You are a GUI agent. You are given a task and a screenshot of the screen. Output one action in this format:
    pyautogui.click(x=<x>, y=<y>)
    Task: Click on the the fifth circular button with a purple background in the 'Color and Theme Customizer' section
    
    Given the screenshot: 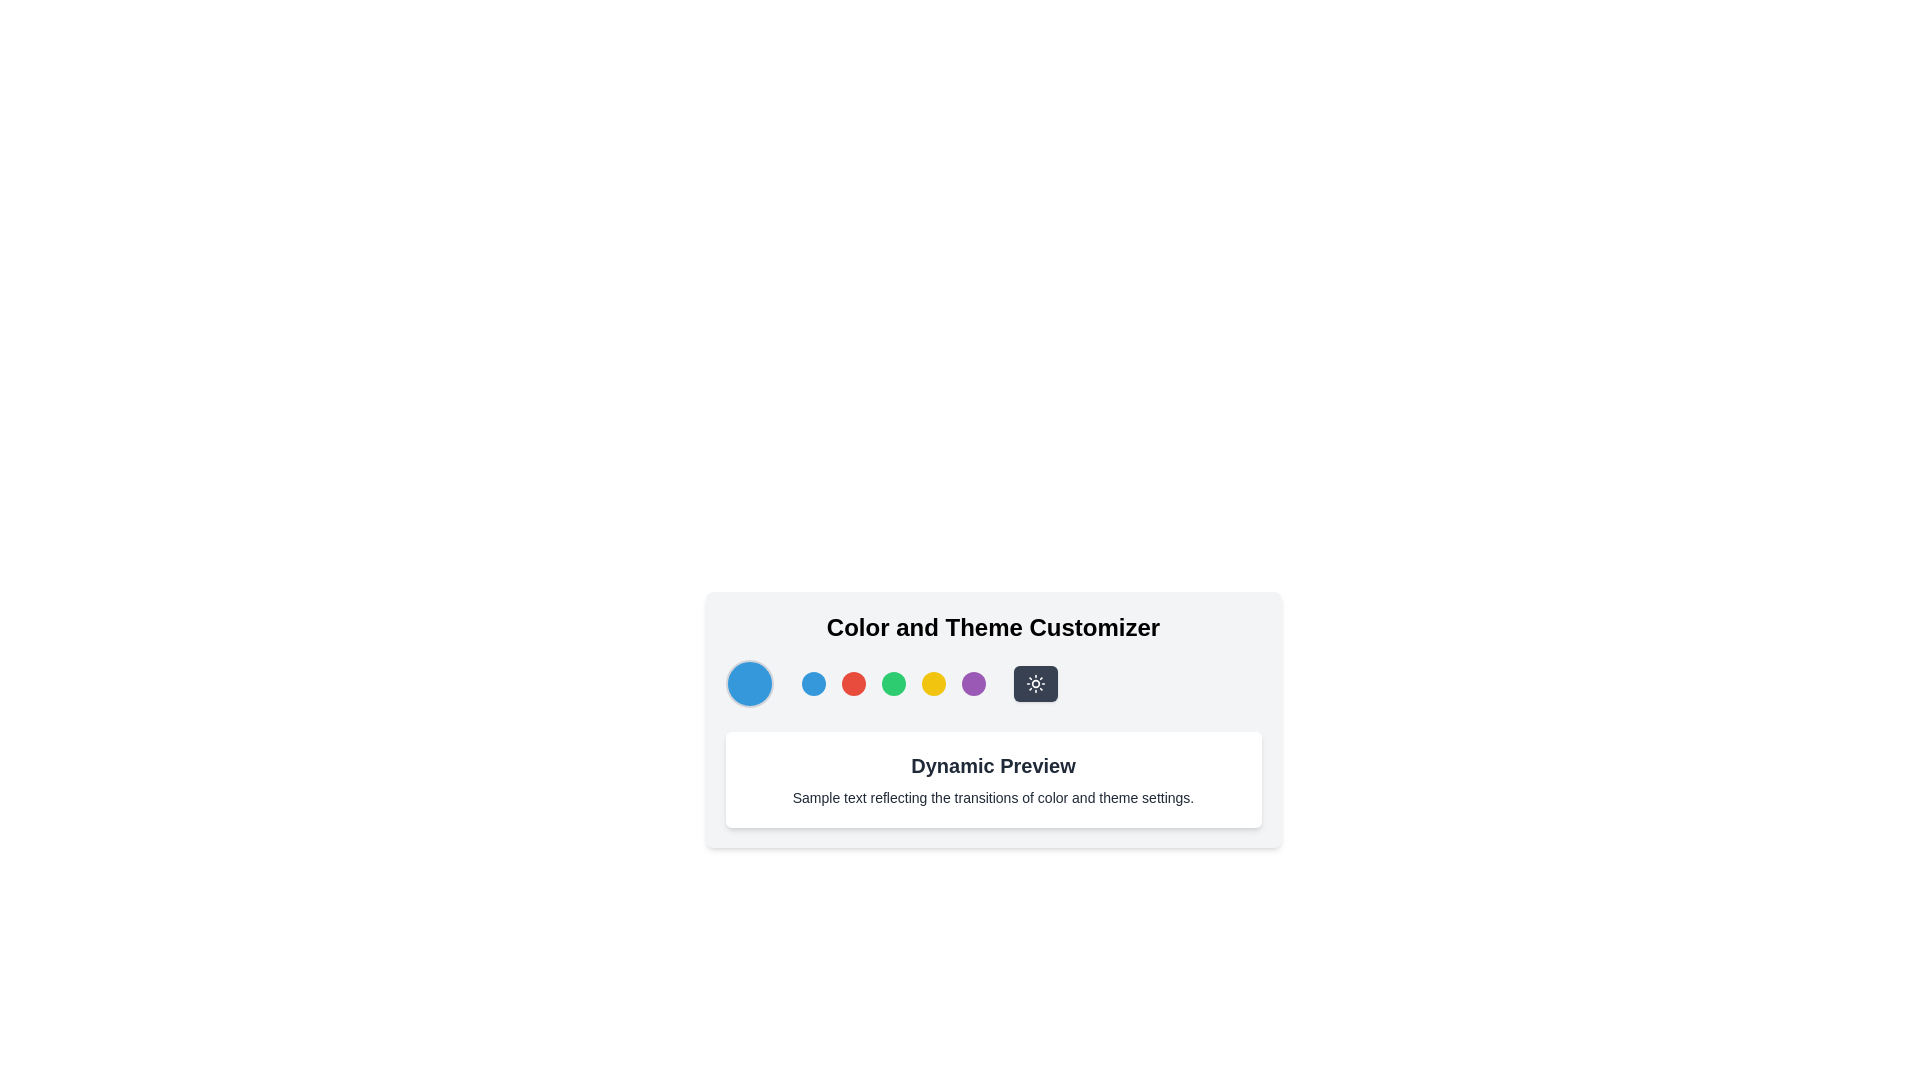 What is the action you would take?
    pyautogui.click(x=973, y=682)
    